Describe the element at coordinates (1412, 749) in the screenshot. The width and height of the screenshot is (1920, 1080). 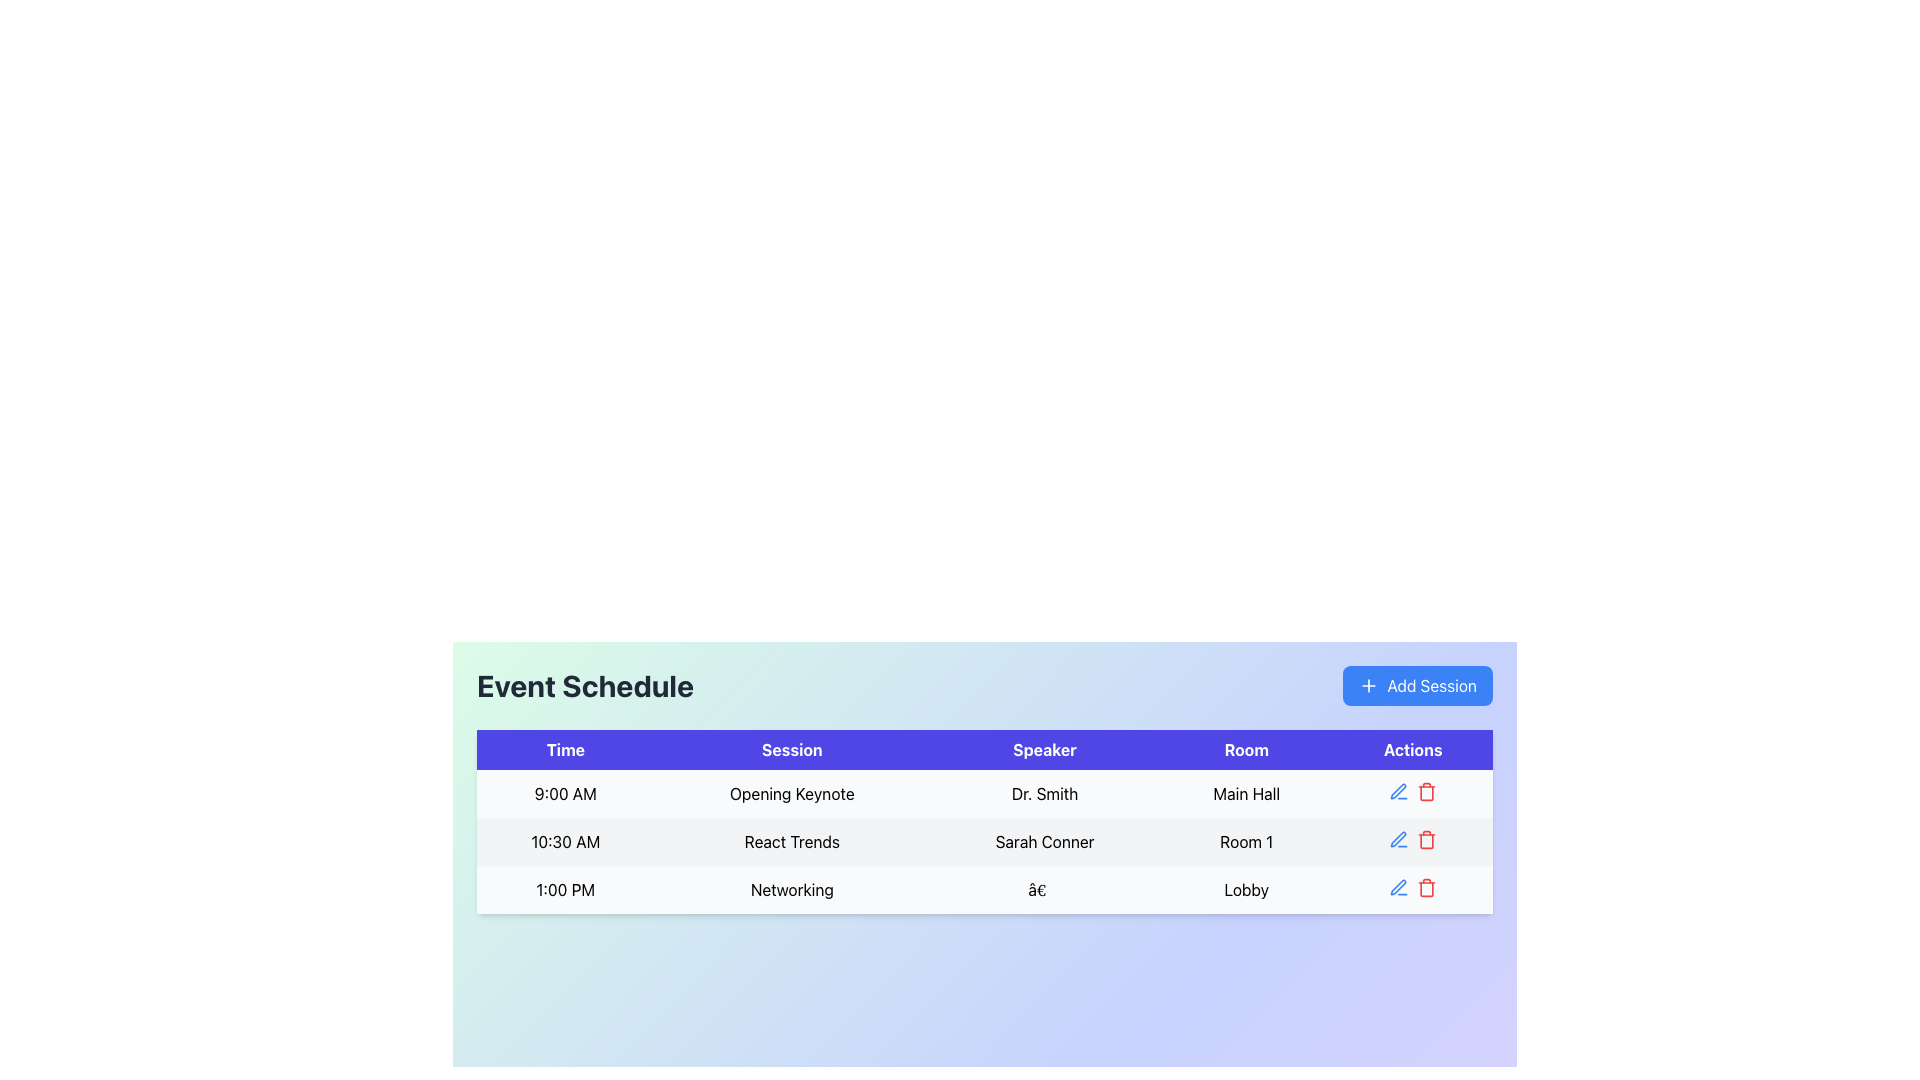
I see `the fifth table header cell labeled 'Actions', which is located in the top right corner of the table header` at that location.